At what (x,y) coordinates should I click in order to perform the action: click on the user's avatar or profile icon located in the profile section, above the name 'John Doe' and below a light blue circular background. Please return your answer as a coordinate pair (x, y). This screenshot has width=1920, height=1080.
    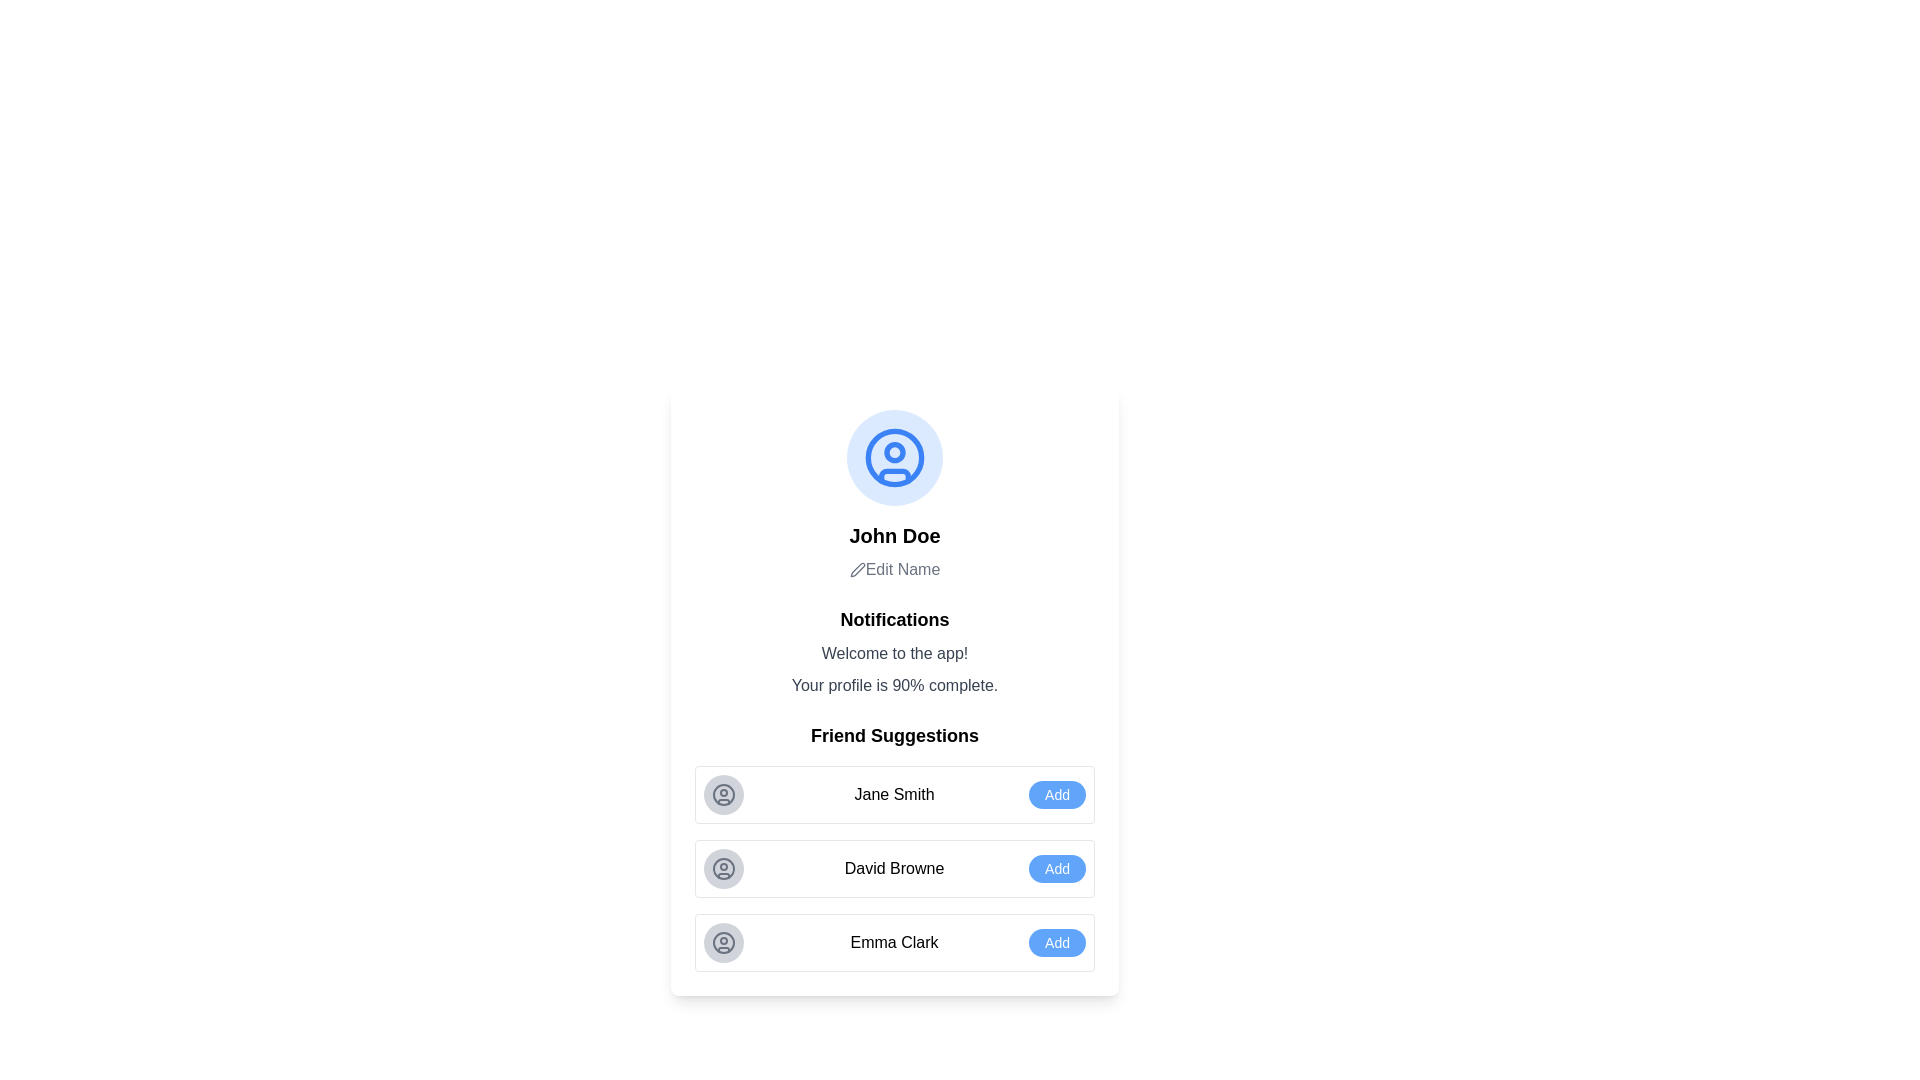
    Looking at the image, I should click on (893, 458).